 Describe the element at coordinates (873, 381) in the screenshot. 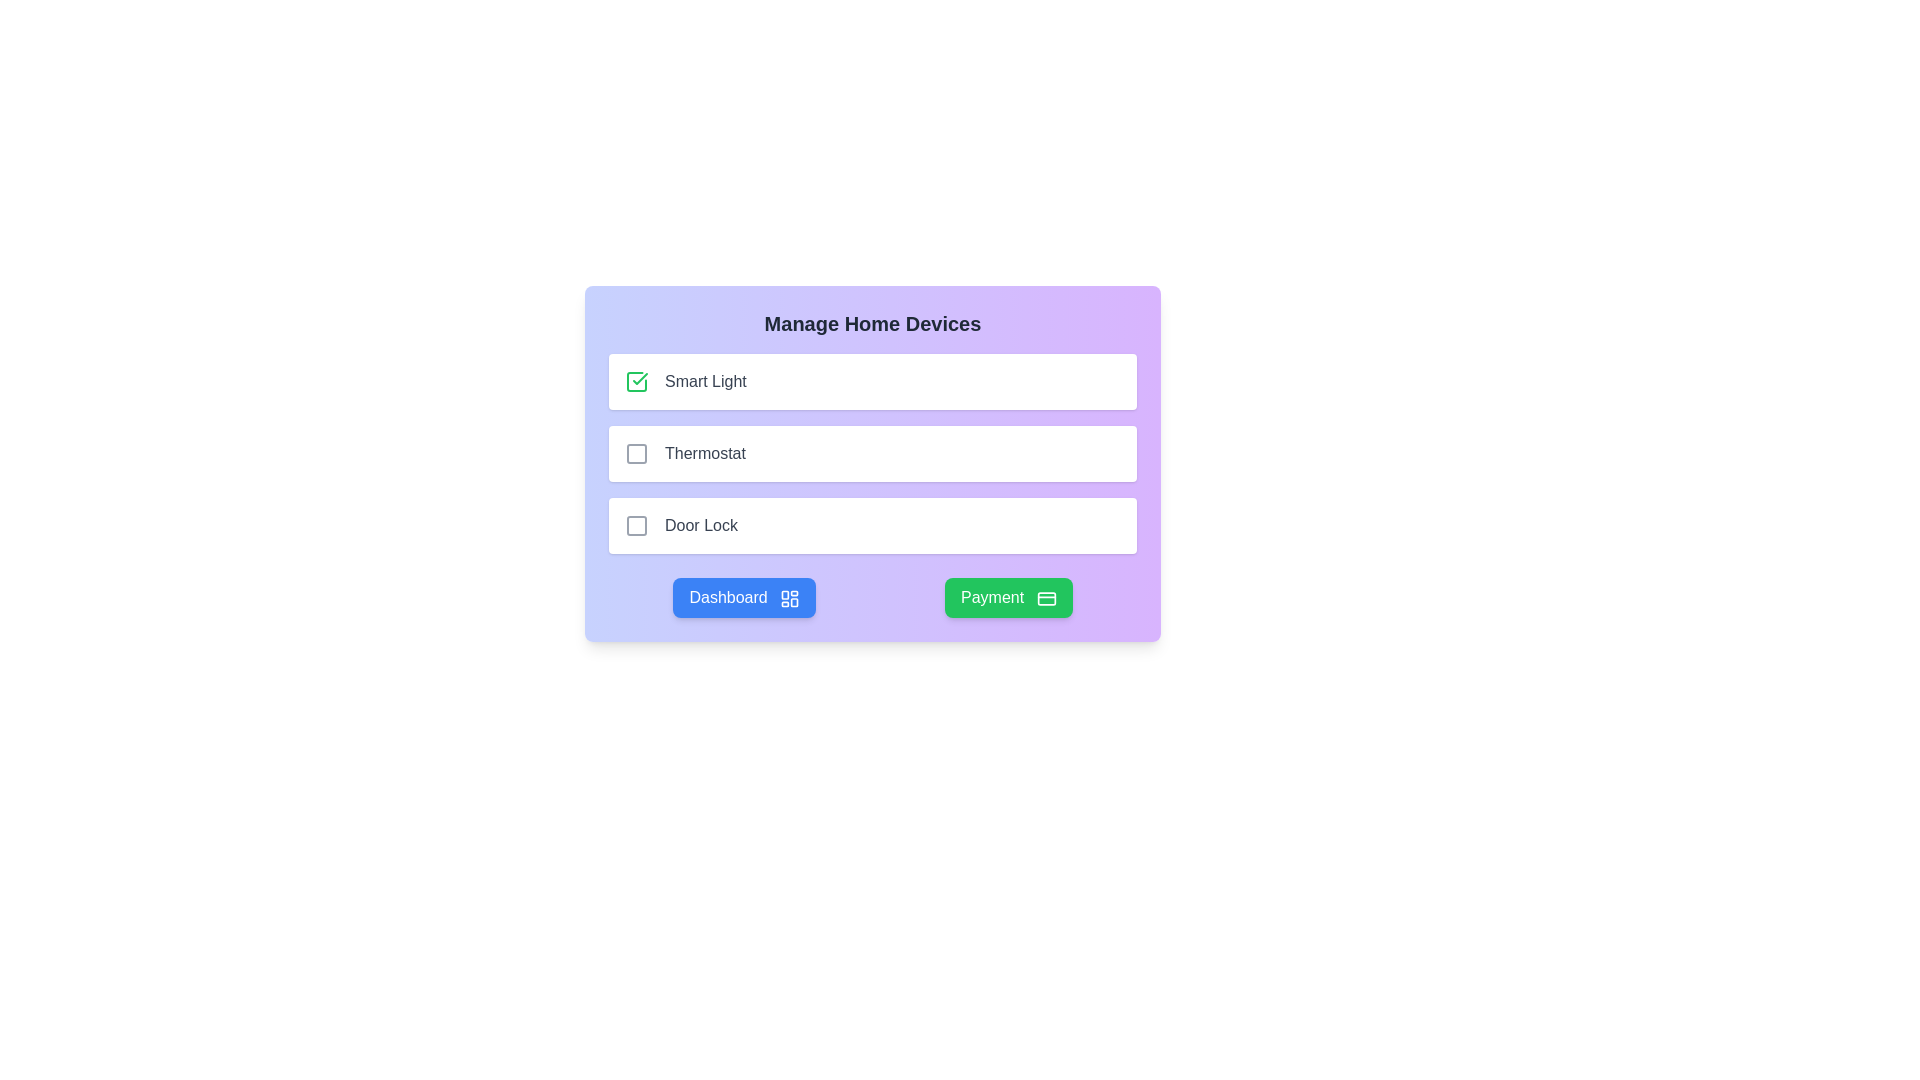

I see `the 'Smart Light' list item with a selectable checkbox` at that location.